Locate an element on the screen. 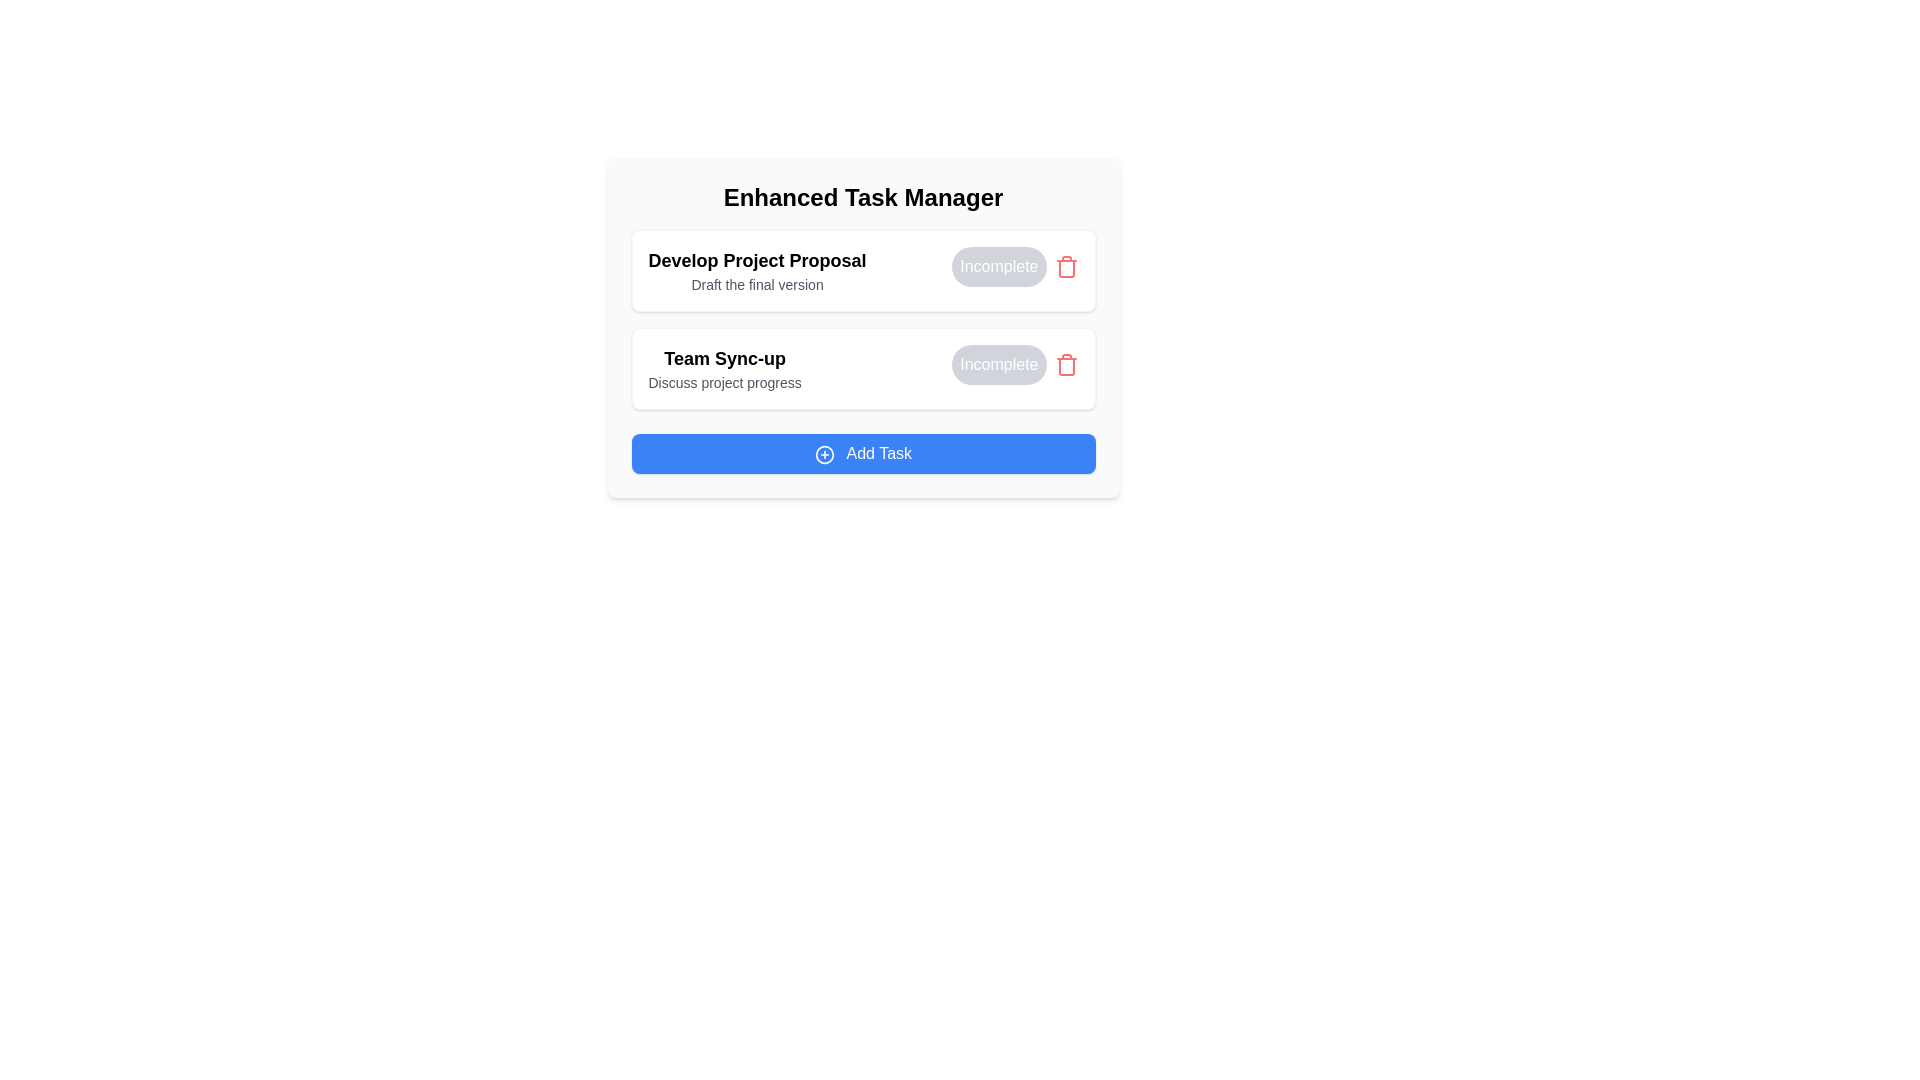  the text block containing the task title and subtitle located in the second item of the vertical task list under 'Develop Project Proposal' is located at coordinates (724, 369).